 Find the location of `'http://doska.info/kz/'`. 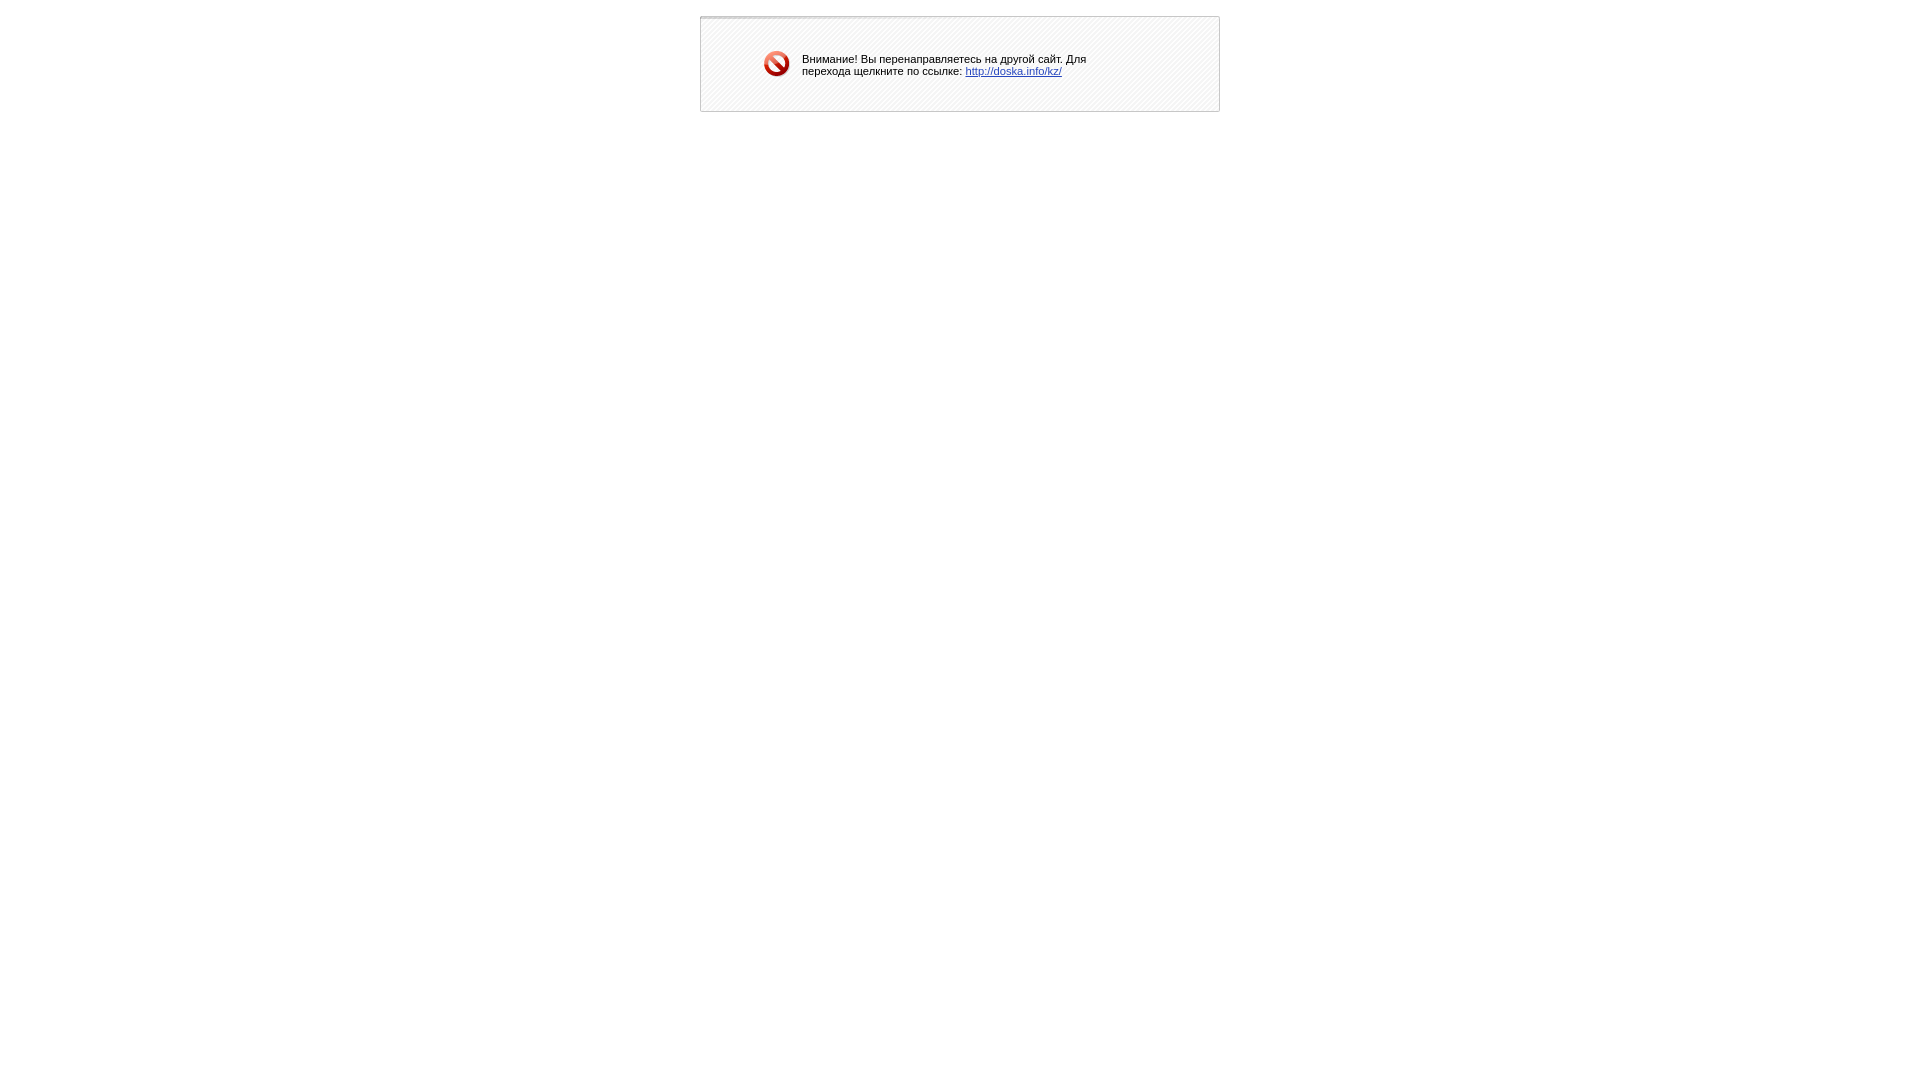

'http://doska.info/kz/' is located at coordinates (965, 68).